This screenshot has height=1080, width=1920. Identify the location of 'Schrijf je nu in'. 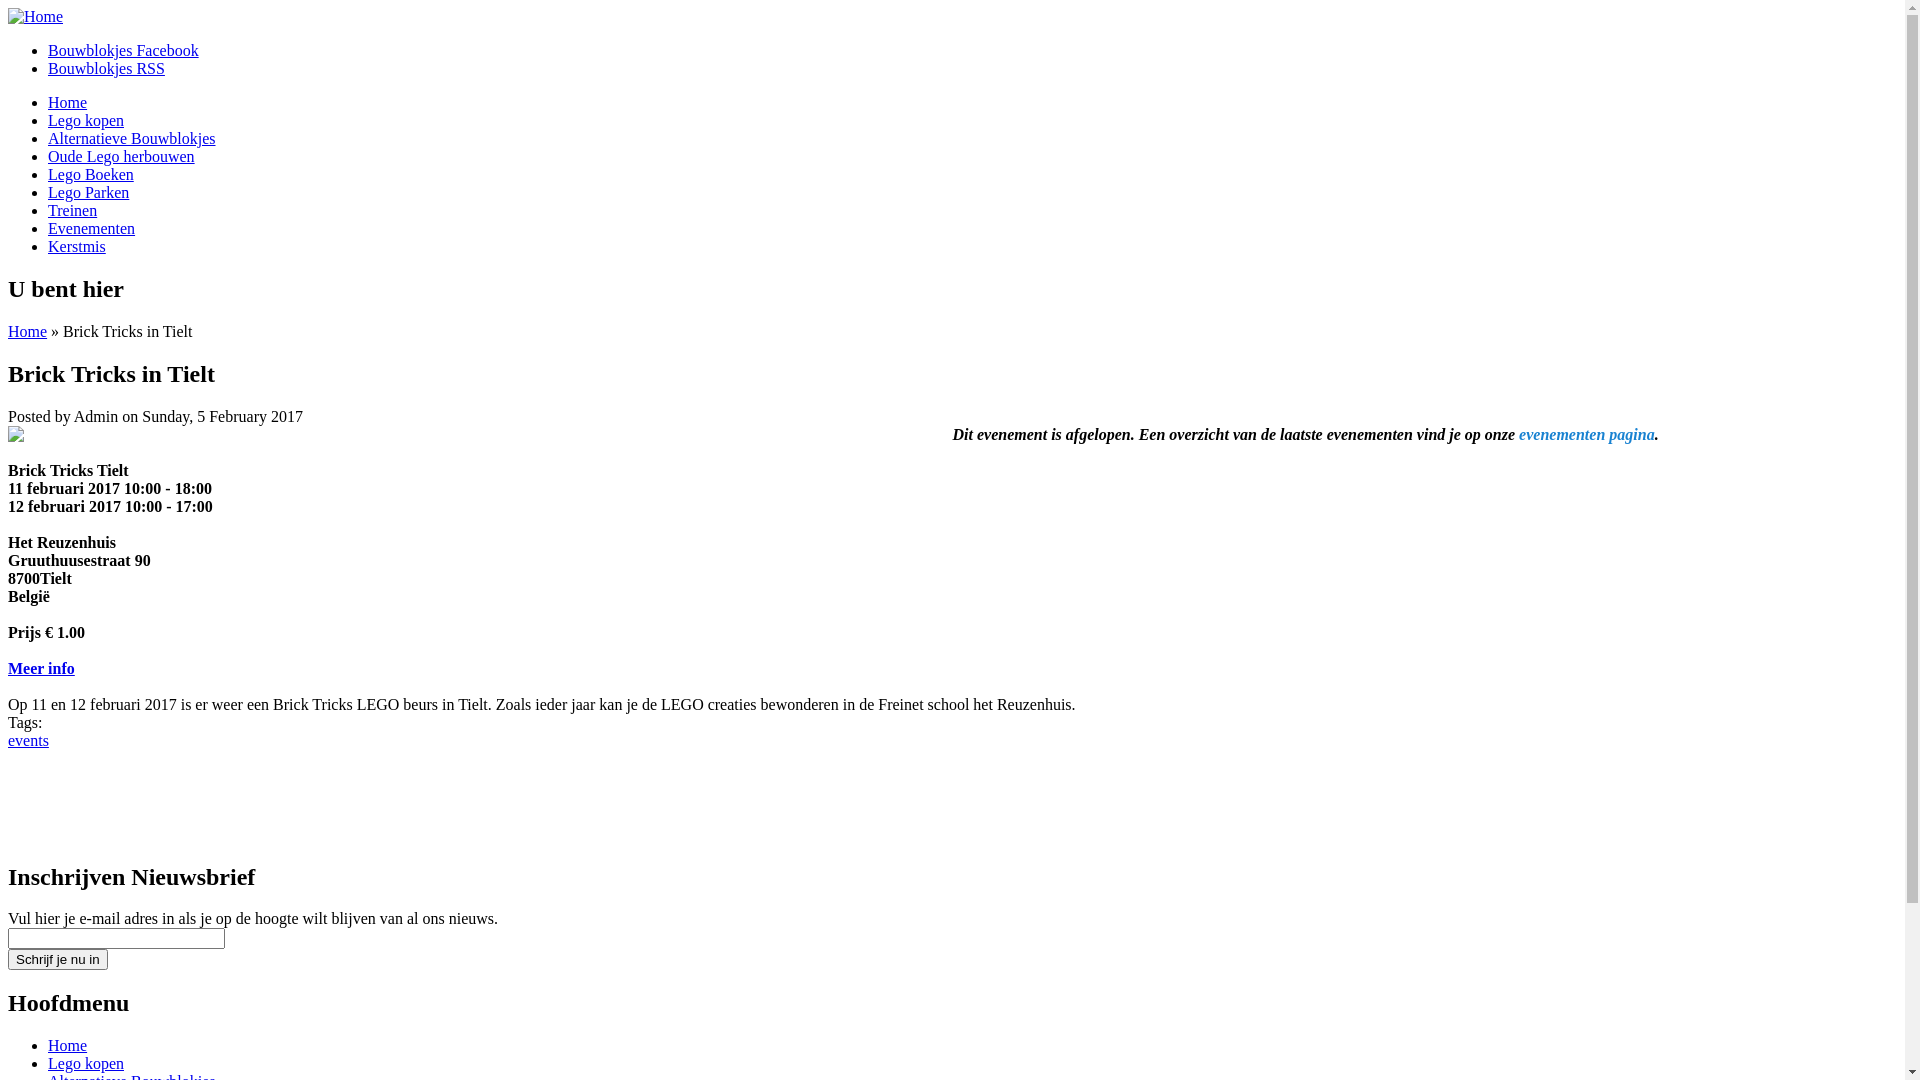
(57, 958).